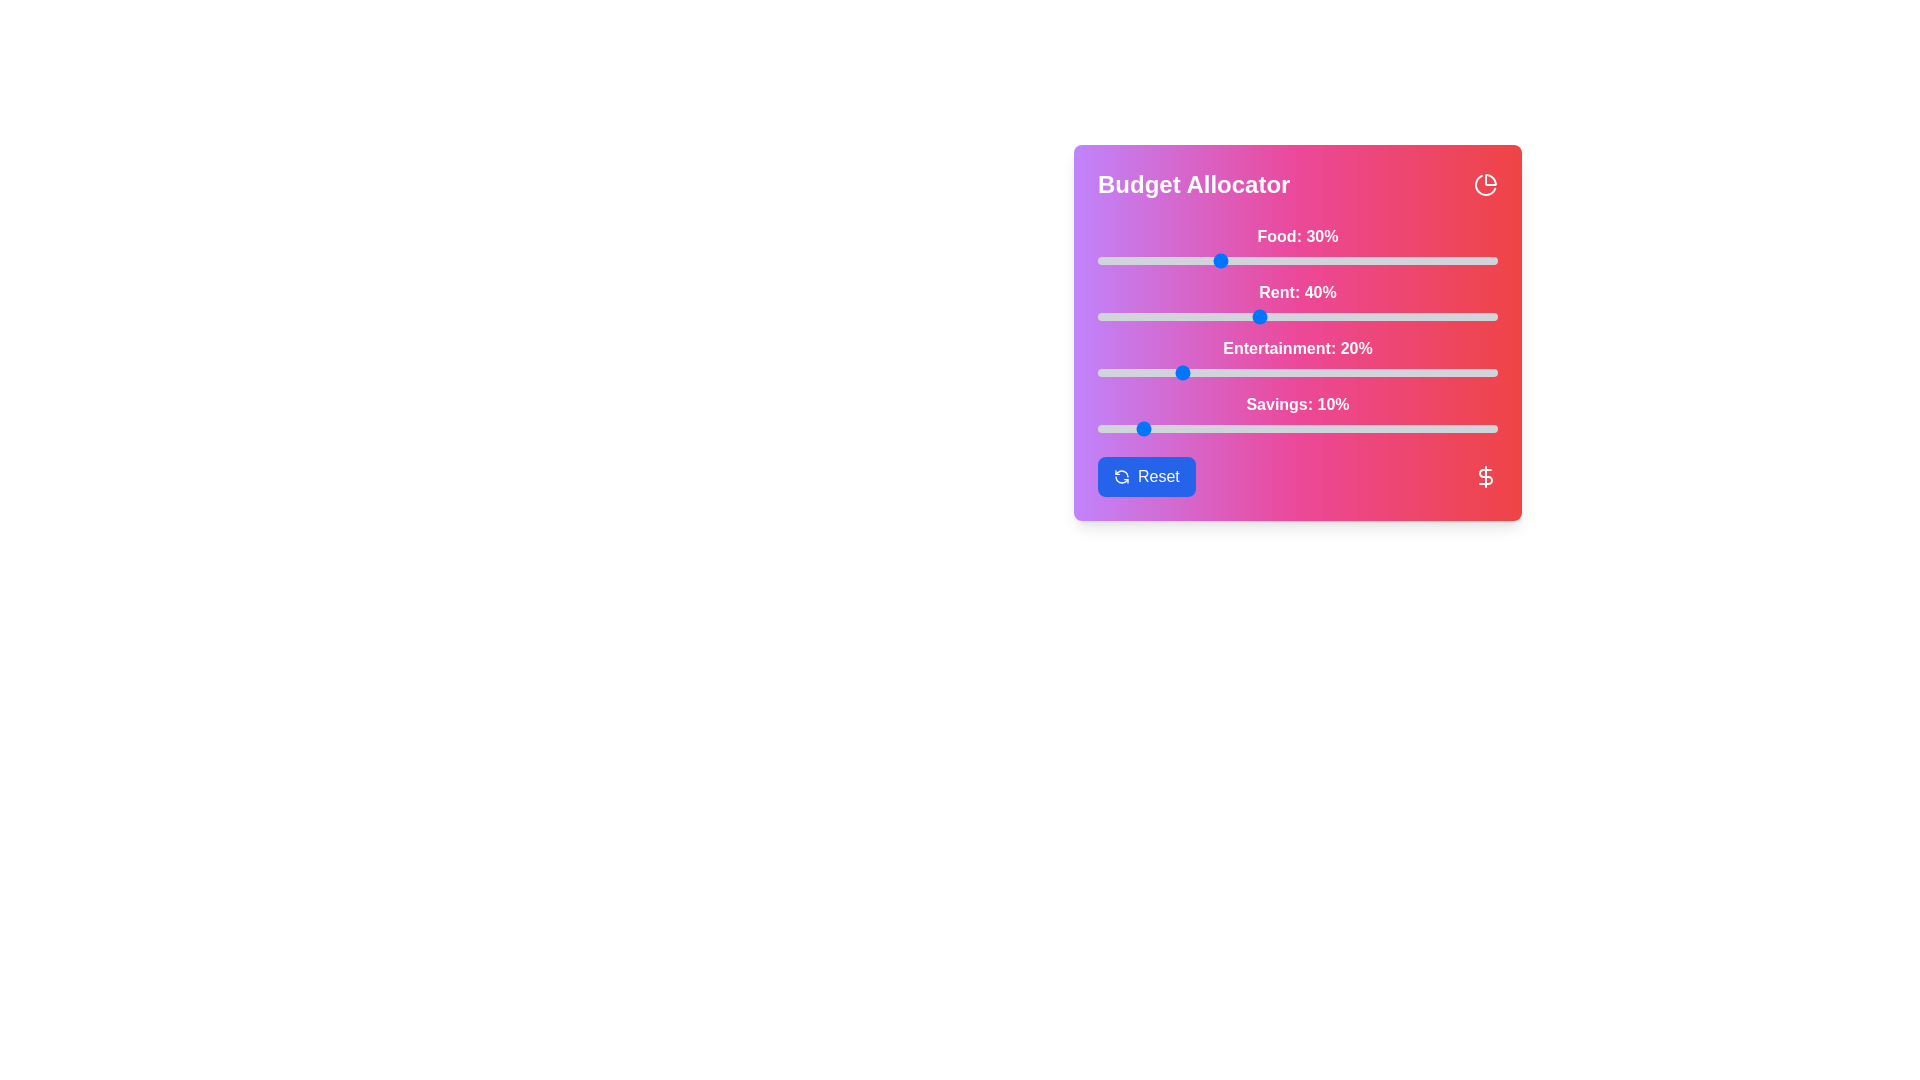 The image size is (1920, 1080). Describe the element at coordinates (1122, 477) in the screenshot. I see `the circular reset icon with two arrows inside the blue button labeled 'Reset' in the lower-left corner of the 'Budget Allocator' interface panel` at that location.